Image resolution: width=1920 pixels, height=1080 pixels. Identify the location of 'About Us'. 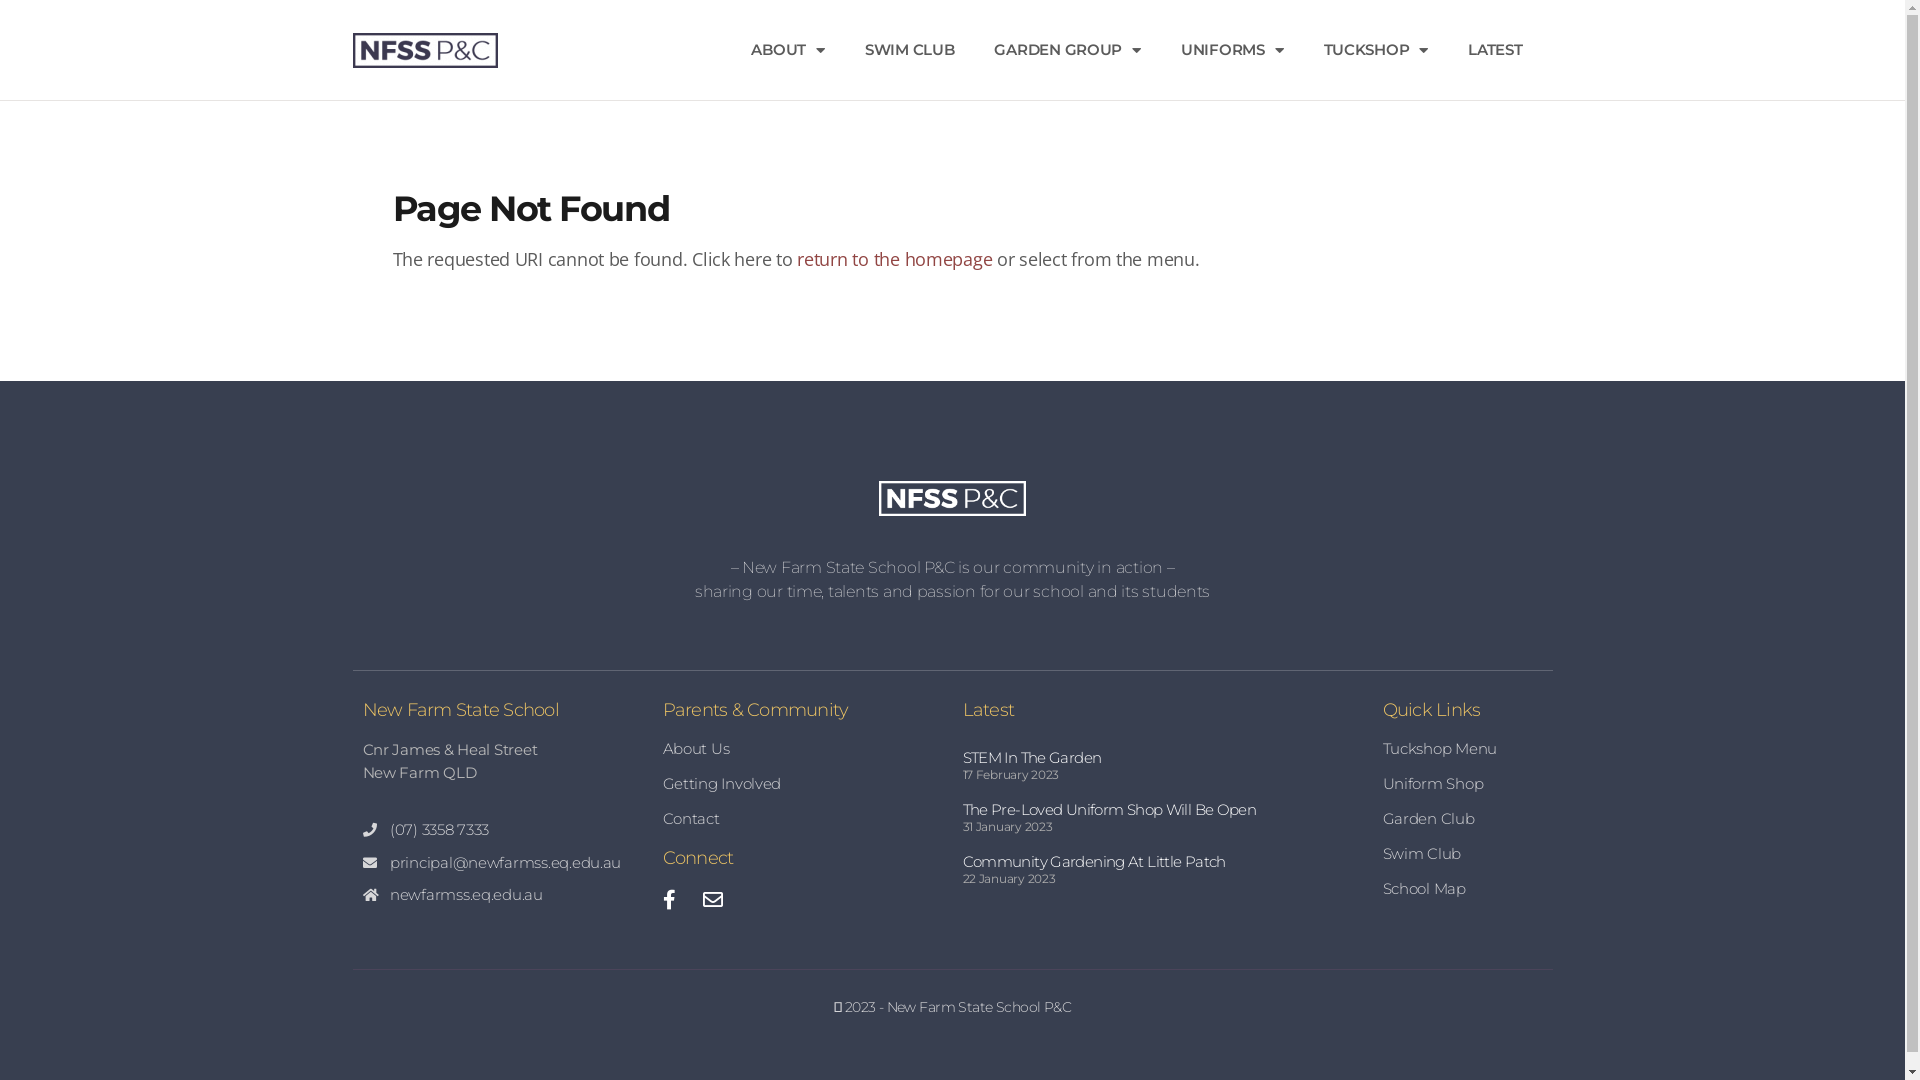
(801, 748).